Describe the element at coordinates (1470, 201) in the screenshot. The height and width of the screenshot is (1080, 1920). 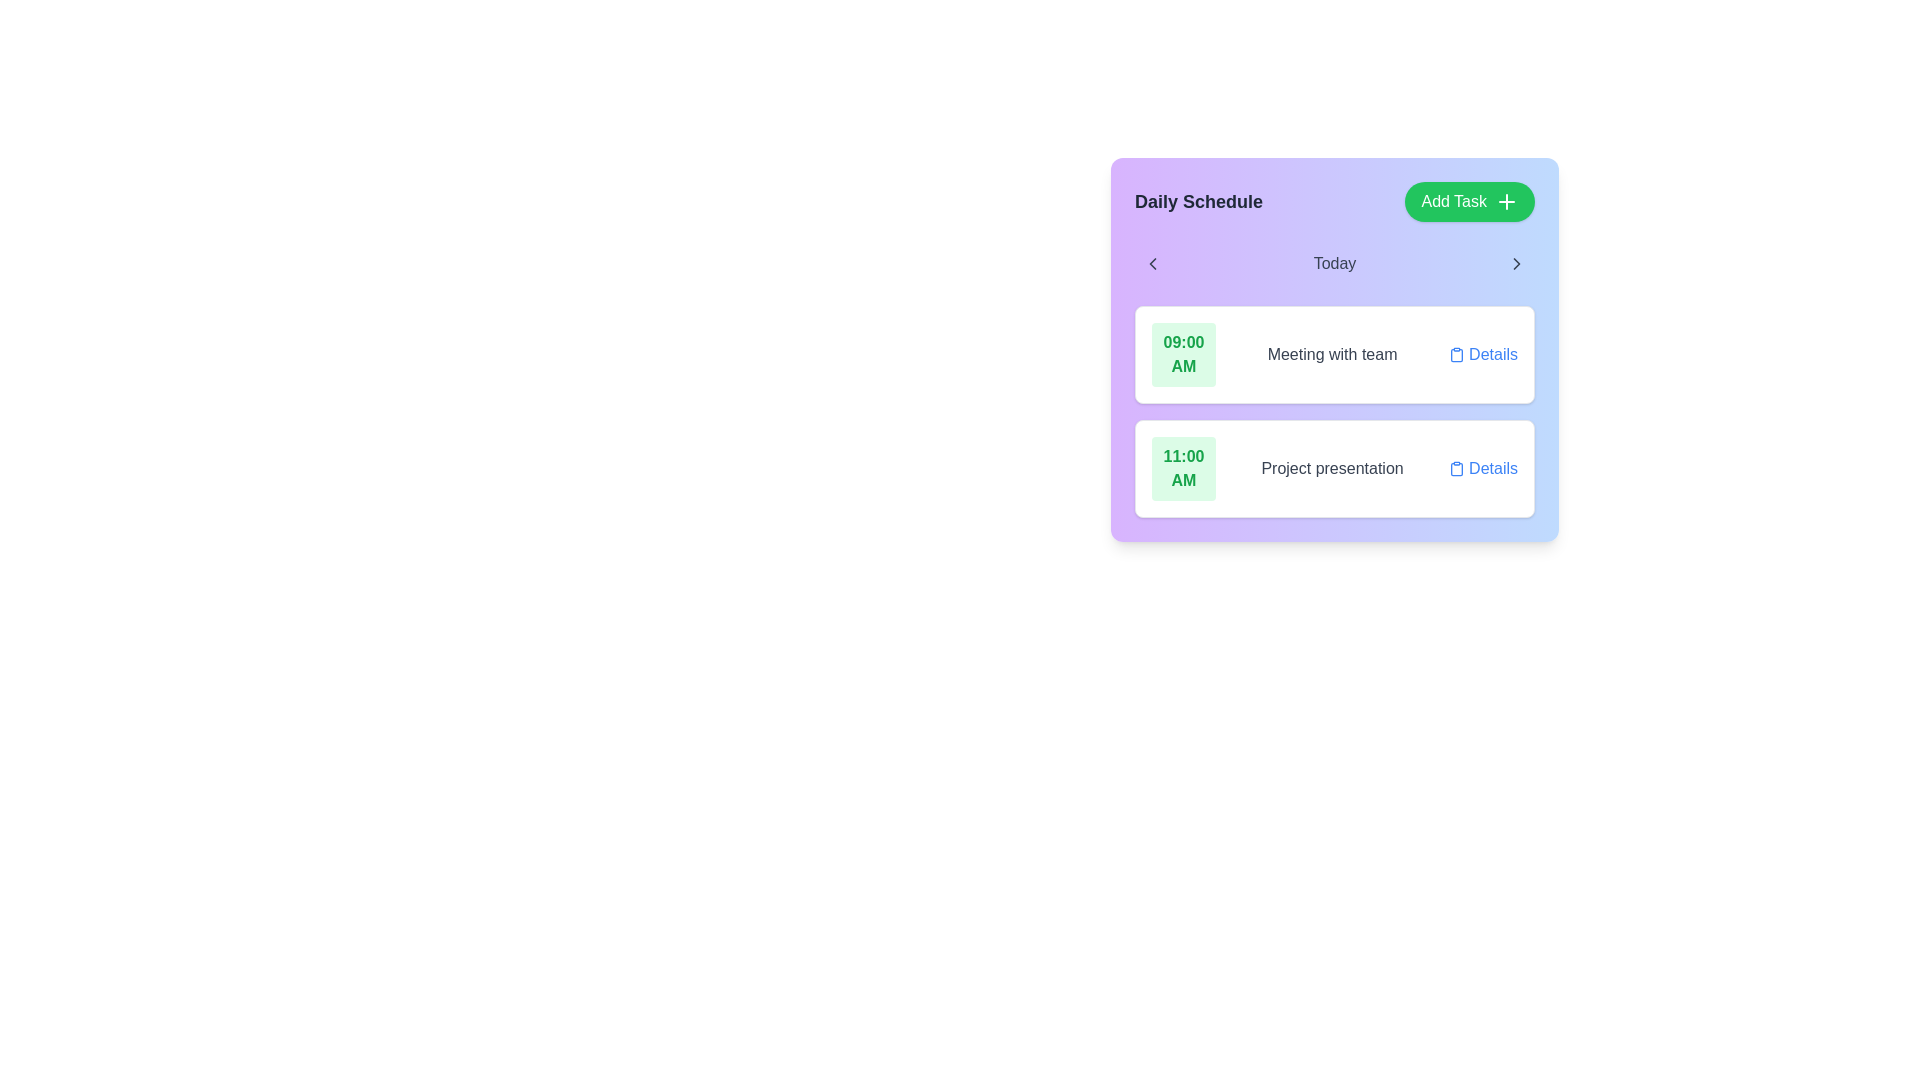
I see `the button that adds a new task to the schedule, located near the top-right corner of the 'Daily Schedule' header section` at that location.